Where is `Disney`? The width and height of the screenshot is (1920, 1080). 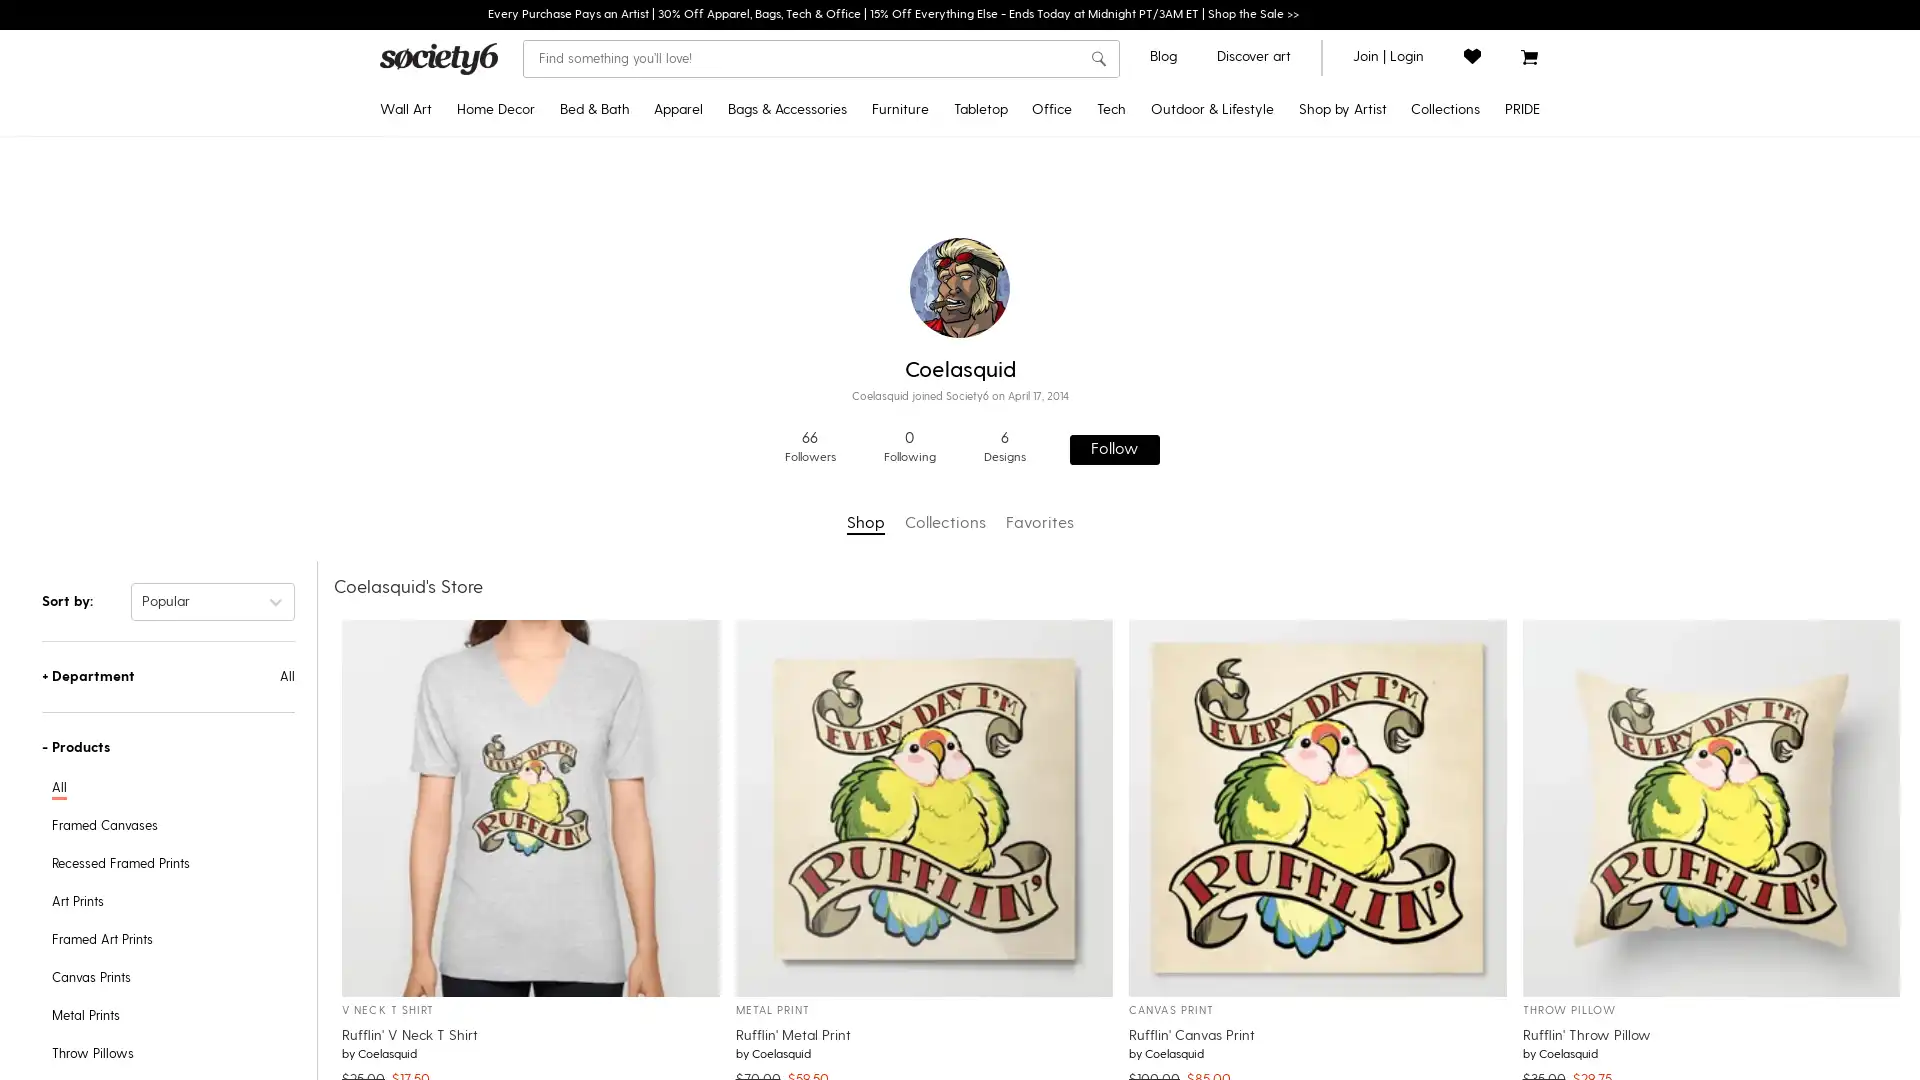
Disney is located at coordinates (1288, 160).